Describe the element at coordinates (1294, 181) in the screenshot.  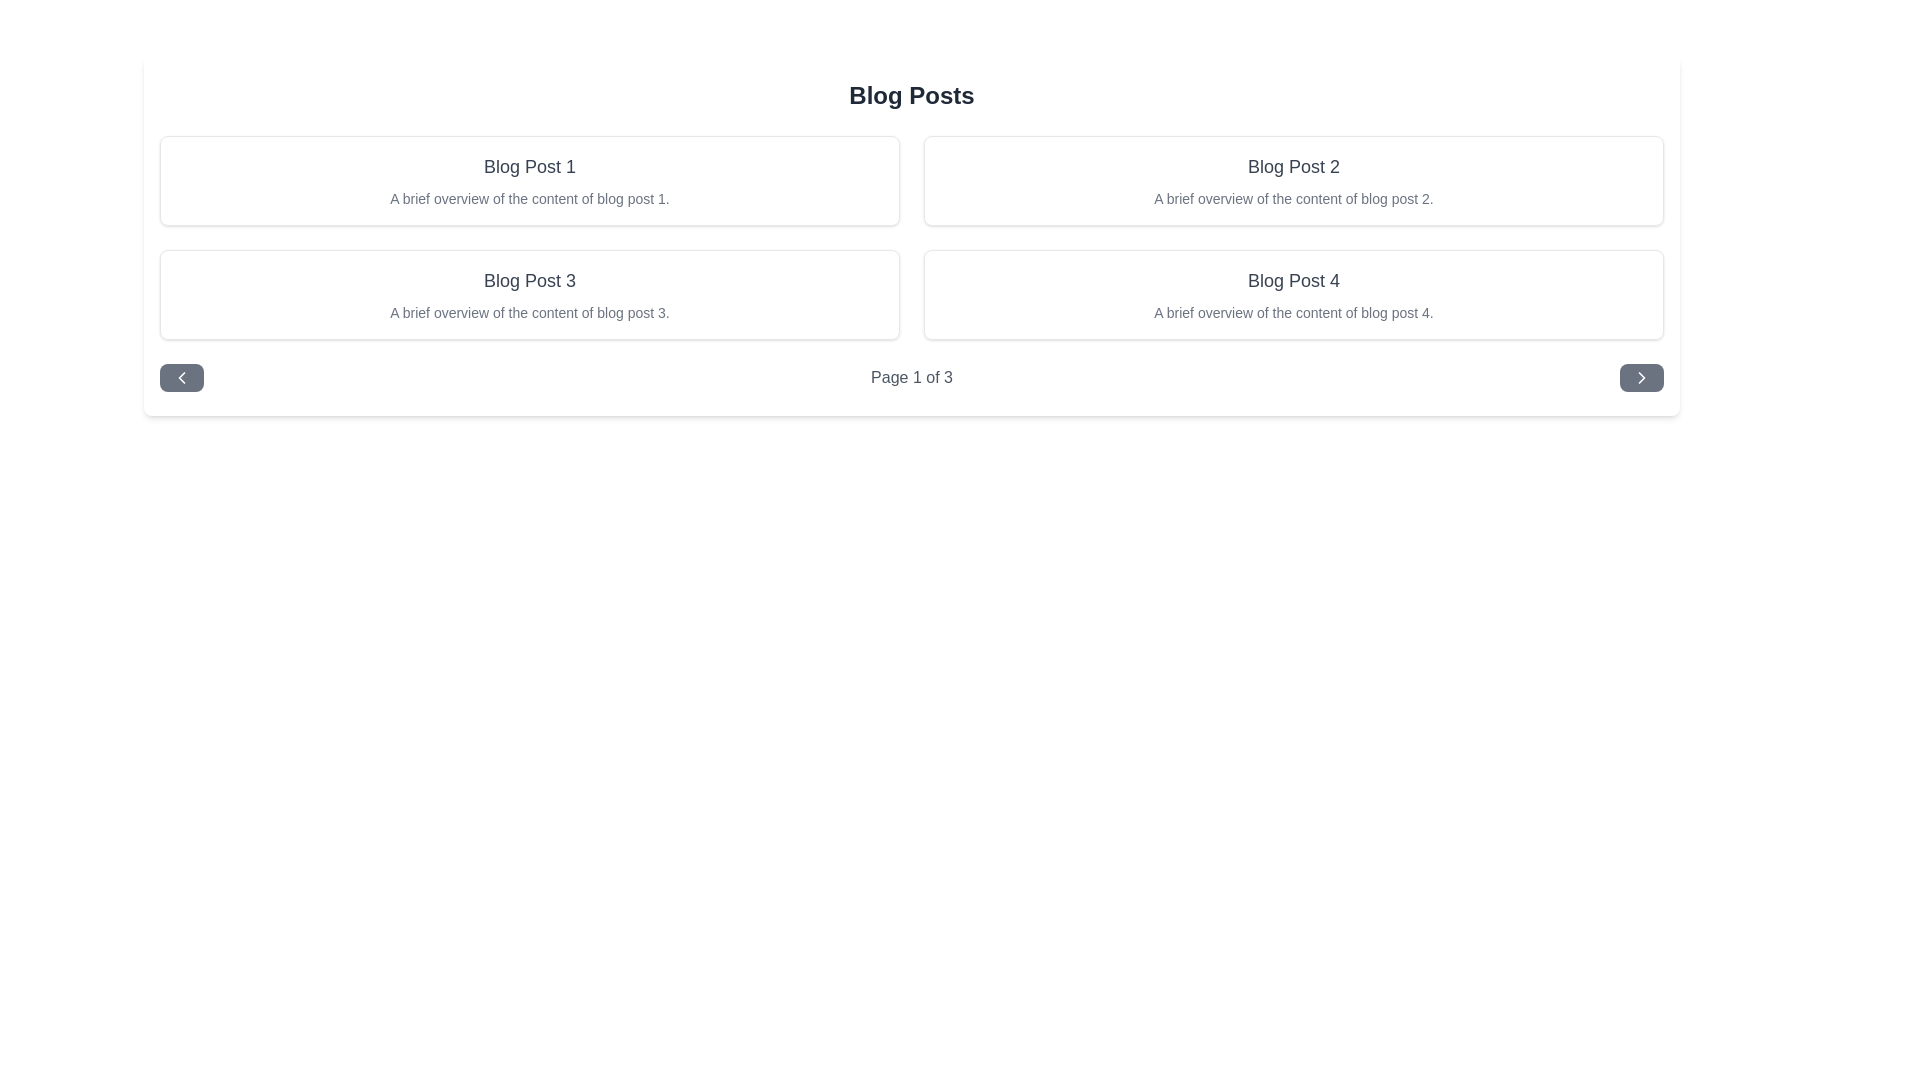
I see `the blog post card that provides a title and brief summary, located` at that location.